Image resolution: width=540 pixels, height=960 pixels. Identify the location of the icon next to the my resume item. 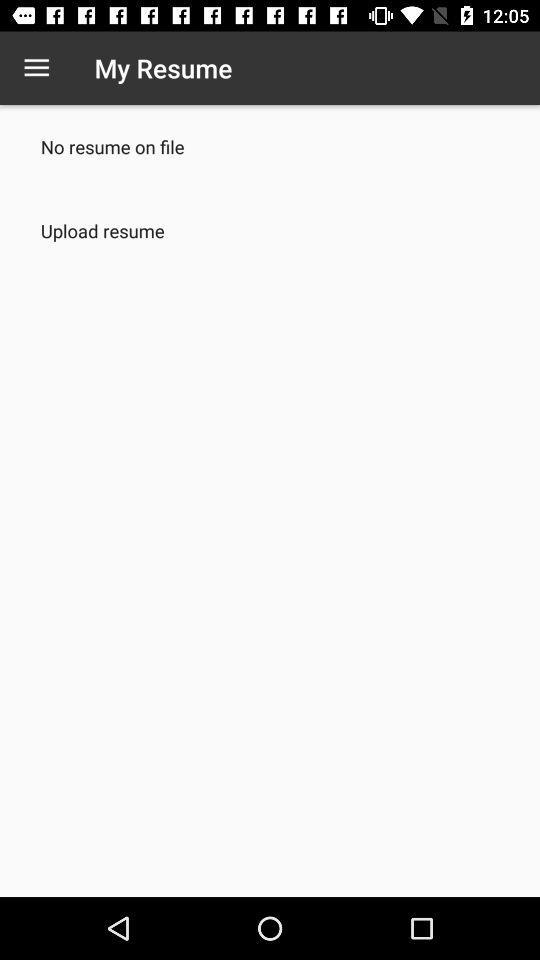
(36, 68).